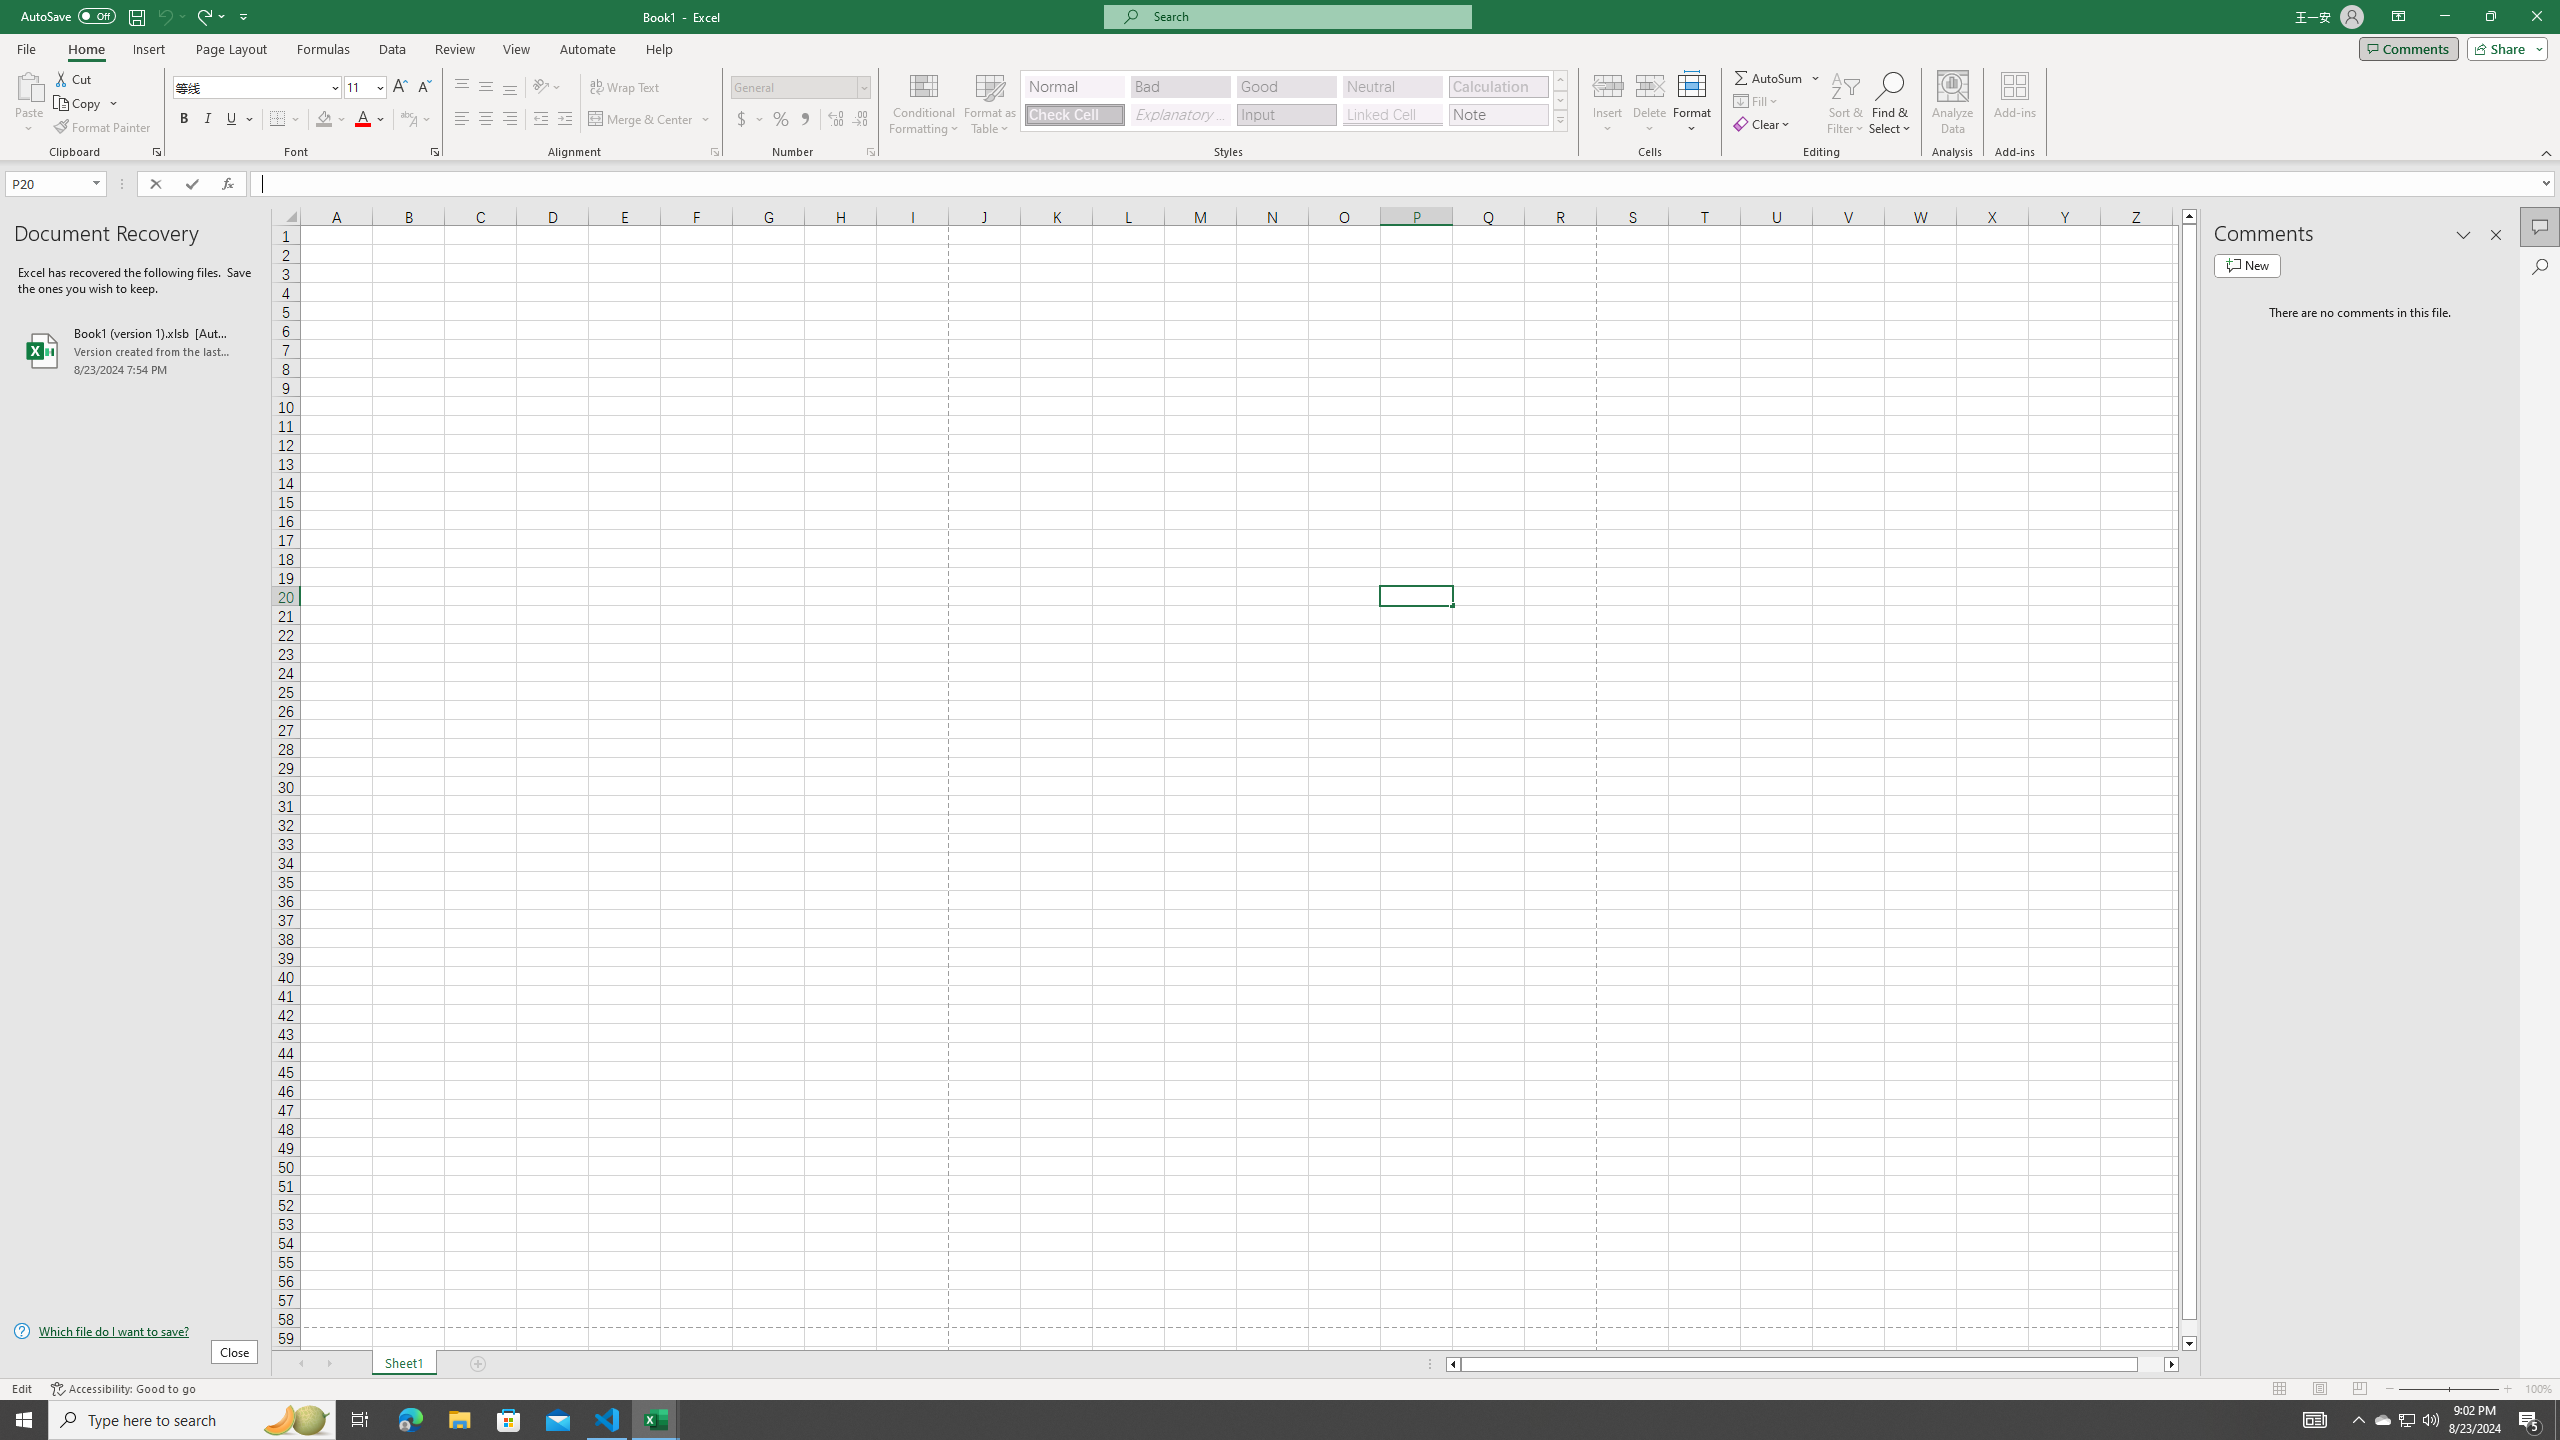 The image size is (2560, 1440). Describe the element at coordinates (860, 118) in the screenshot. I see `'Decrease Decimal'` at that location.